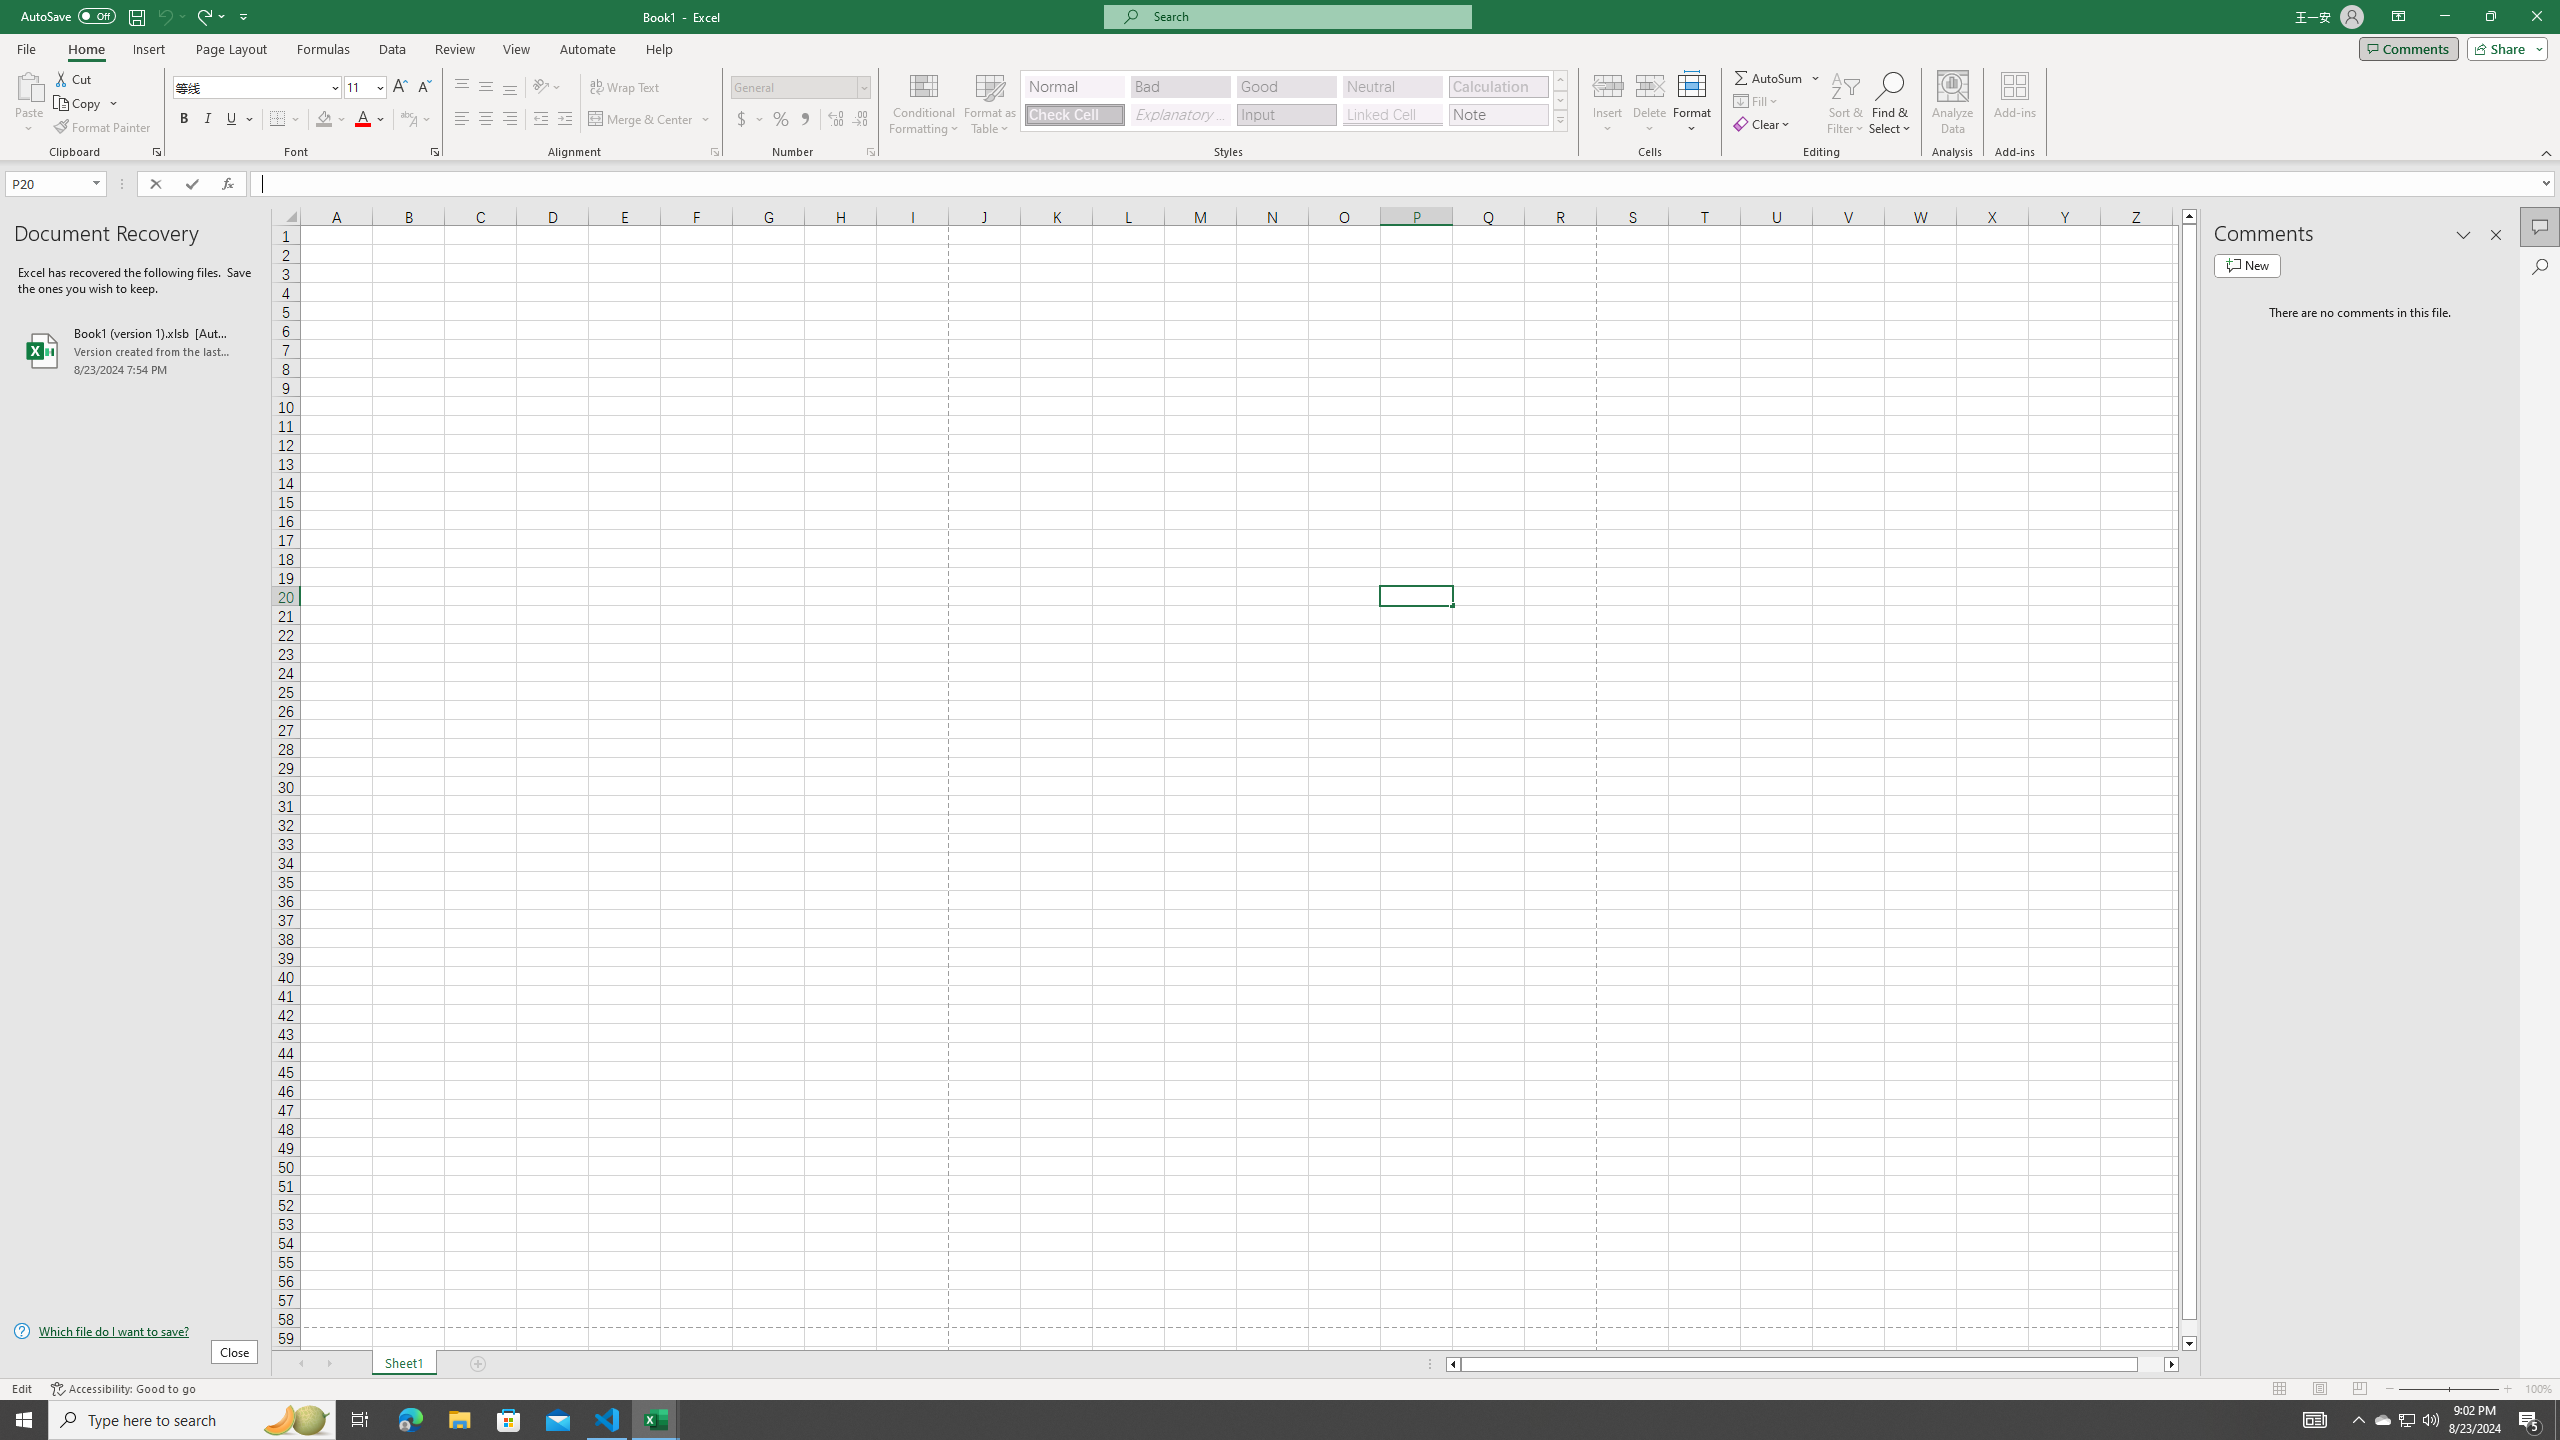 The image size is (2560, 1440). Describe the element at coordinates (860, 118) in the screenshot. I see `'Decrease Decimal'` at that location.